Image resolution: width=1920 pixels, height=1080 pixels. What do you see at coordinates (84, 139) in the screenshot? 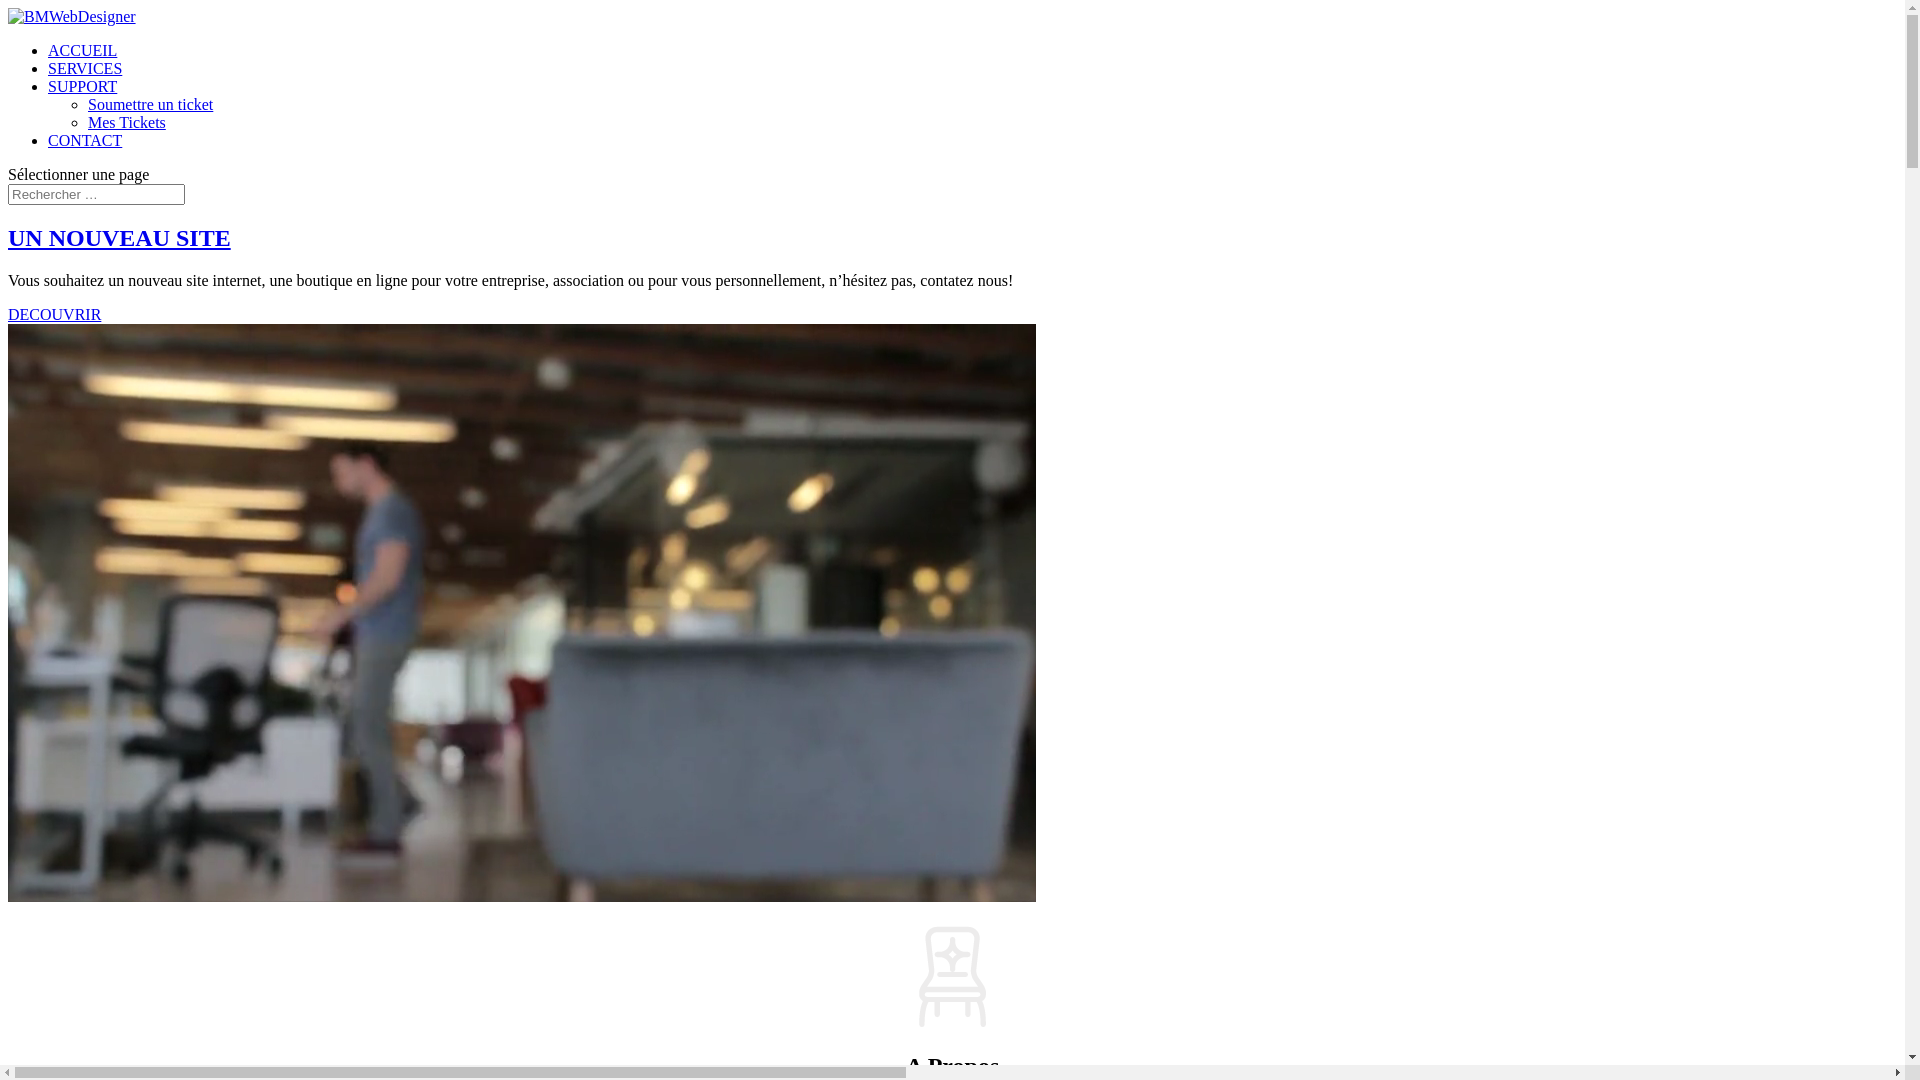
I see `'CONTACT'` at bounding box center [84, 139].